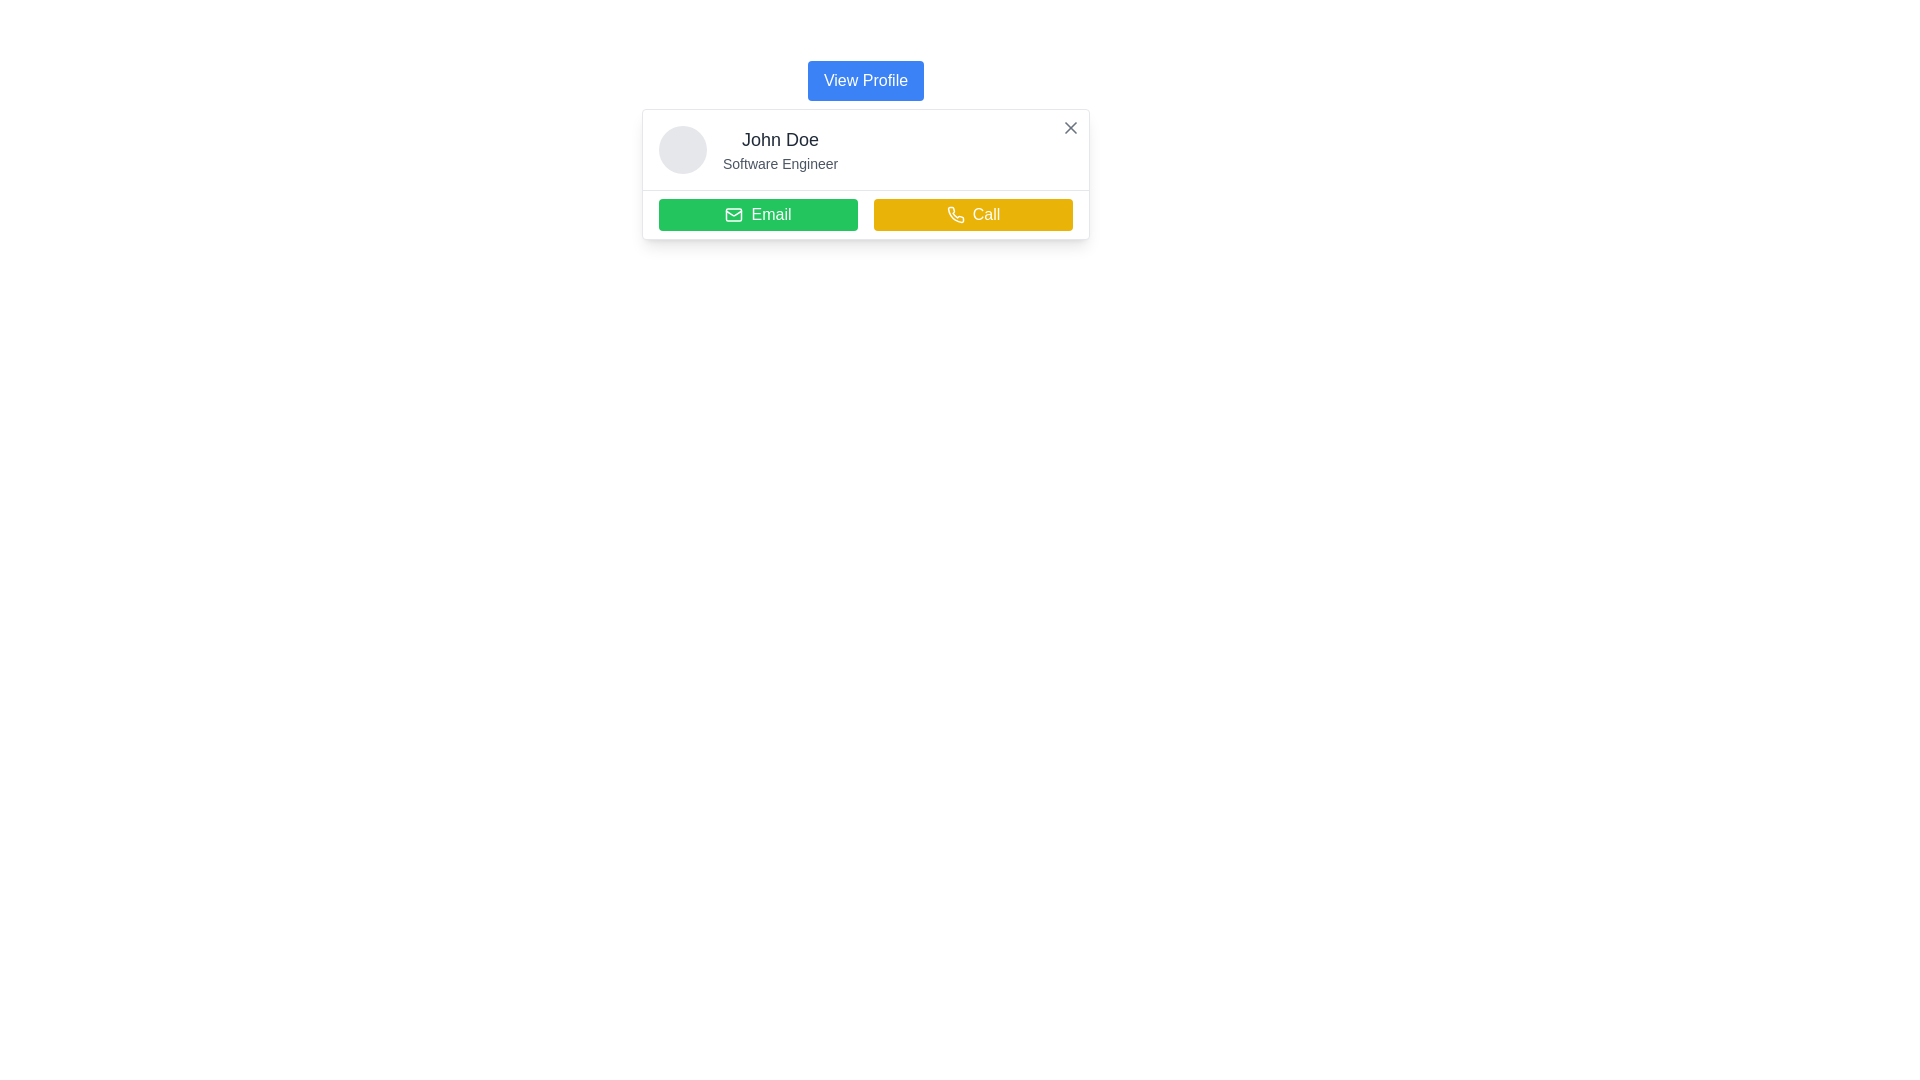 The height and width of the screenshot is (1080, 1920). I want to click on the green 'Email' button, which has a white envelope icon and is located on the left side of the button group under the profile header, to potentially view additional information, so click(757, 215).